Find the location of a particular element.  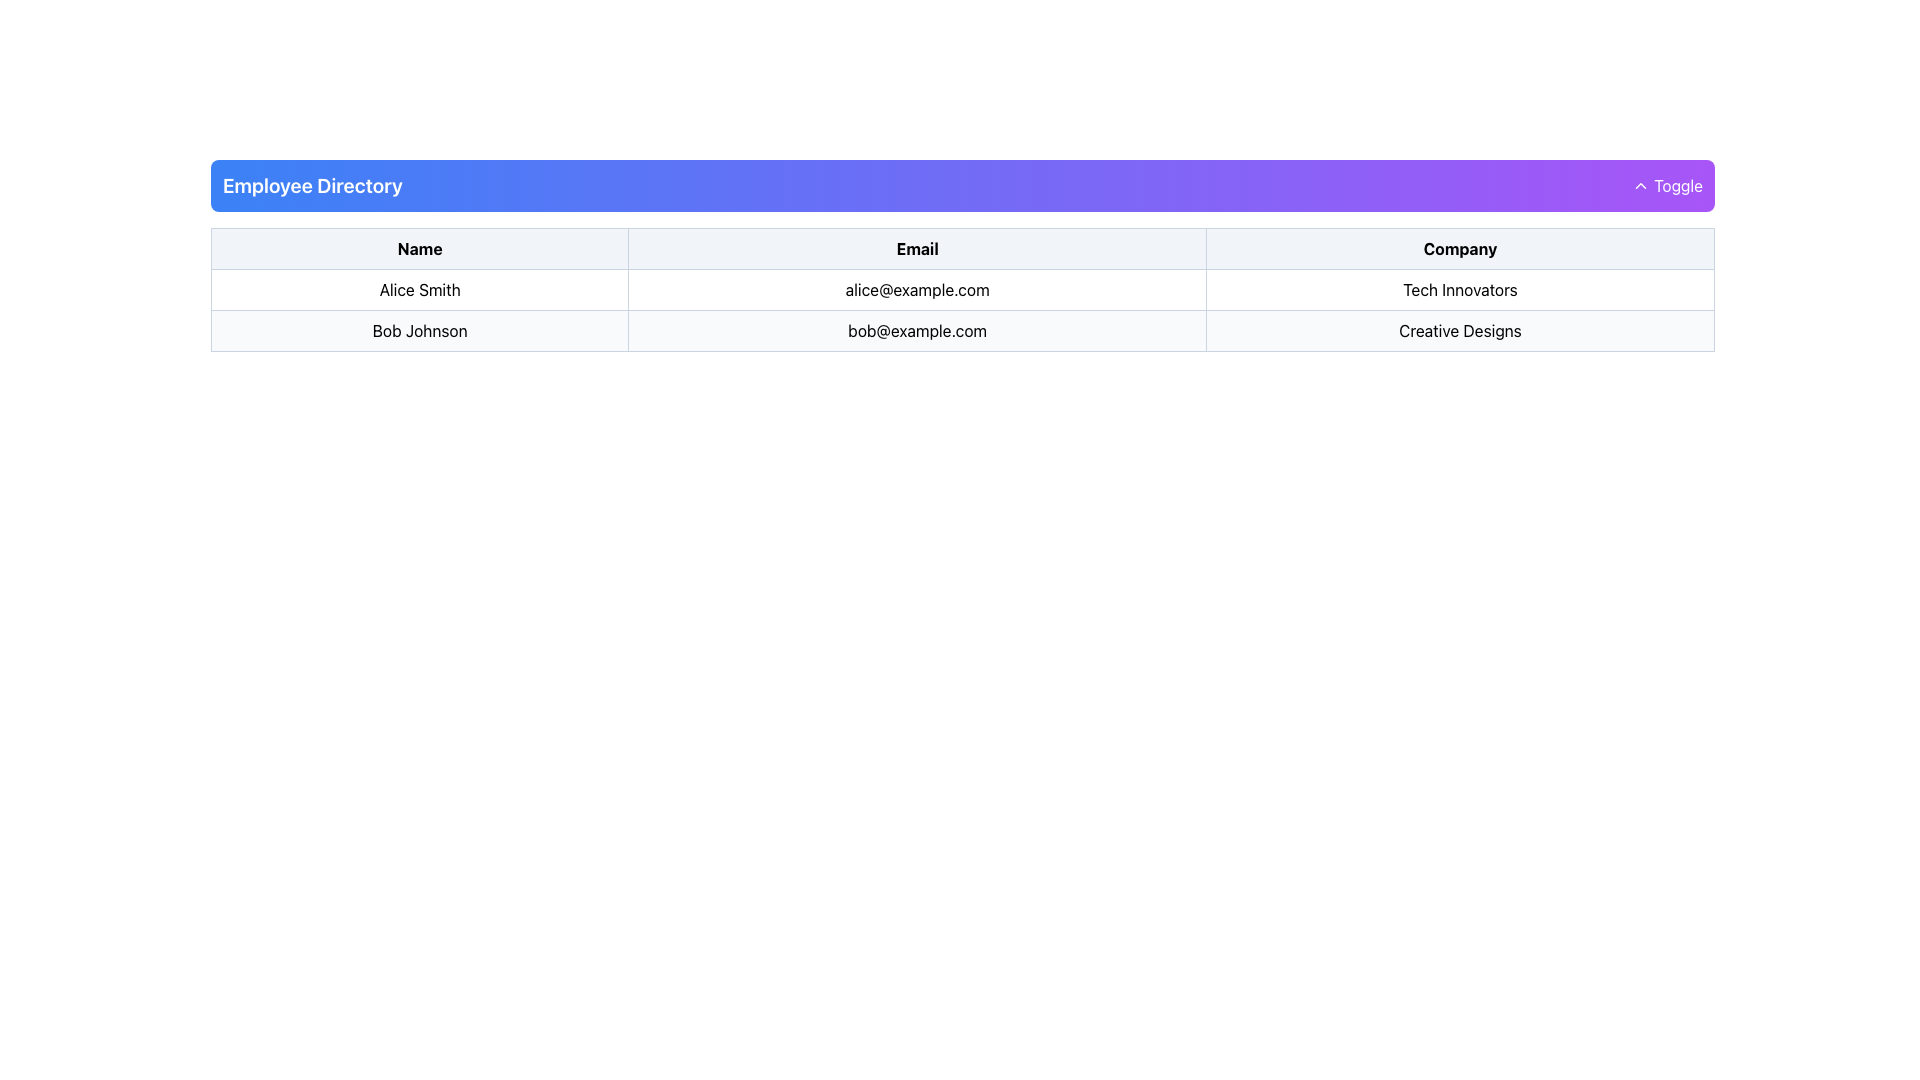

the text label displaying the email address 'bob@example.com', which is styled with a black font on a light background and bordered by a thin gray border, located in the second row and second column of a table is located at coordinates (916, 330).